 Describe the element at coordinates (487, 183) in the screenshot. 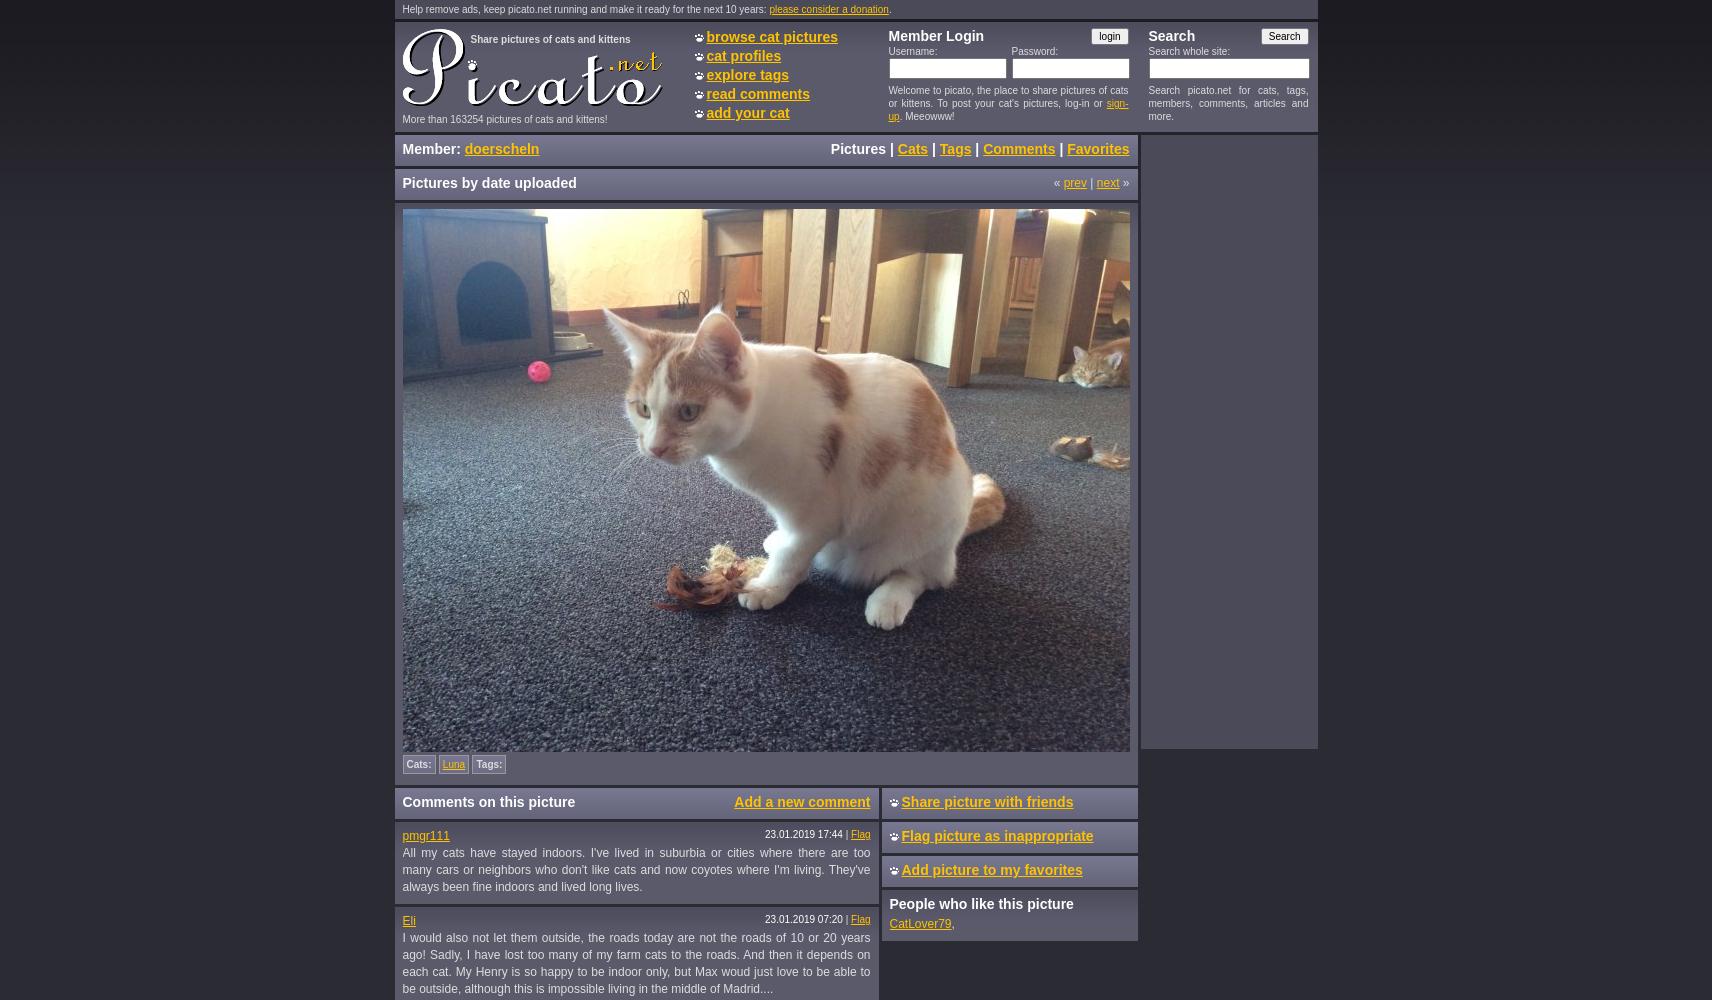

I see `'Pictures by date uploaded'` at that location.